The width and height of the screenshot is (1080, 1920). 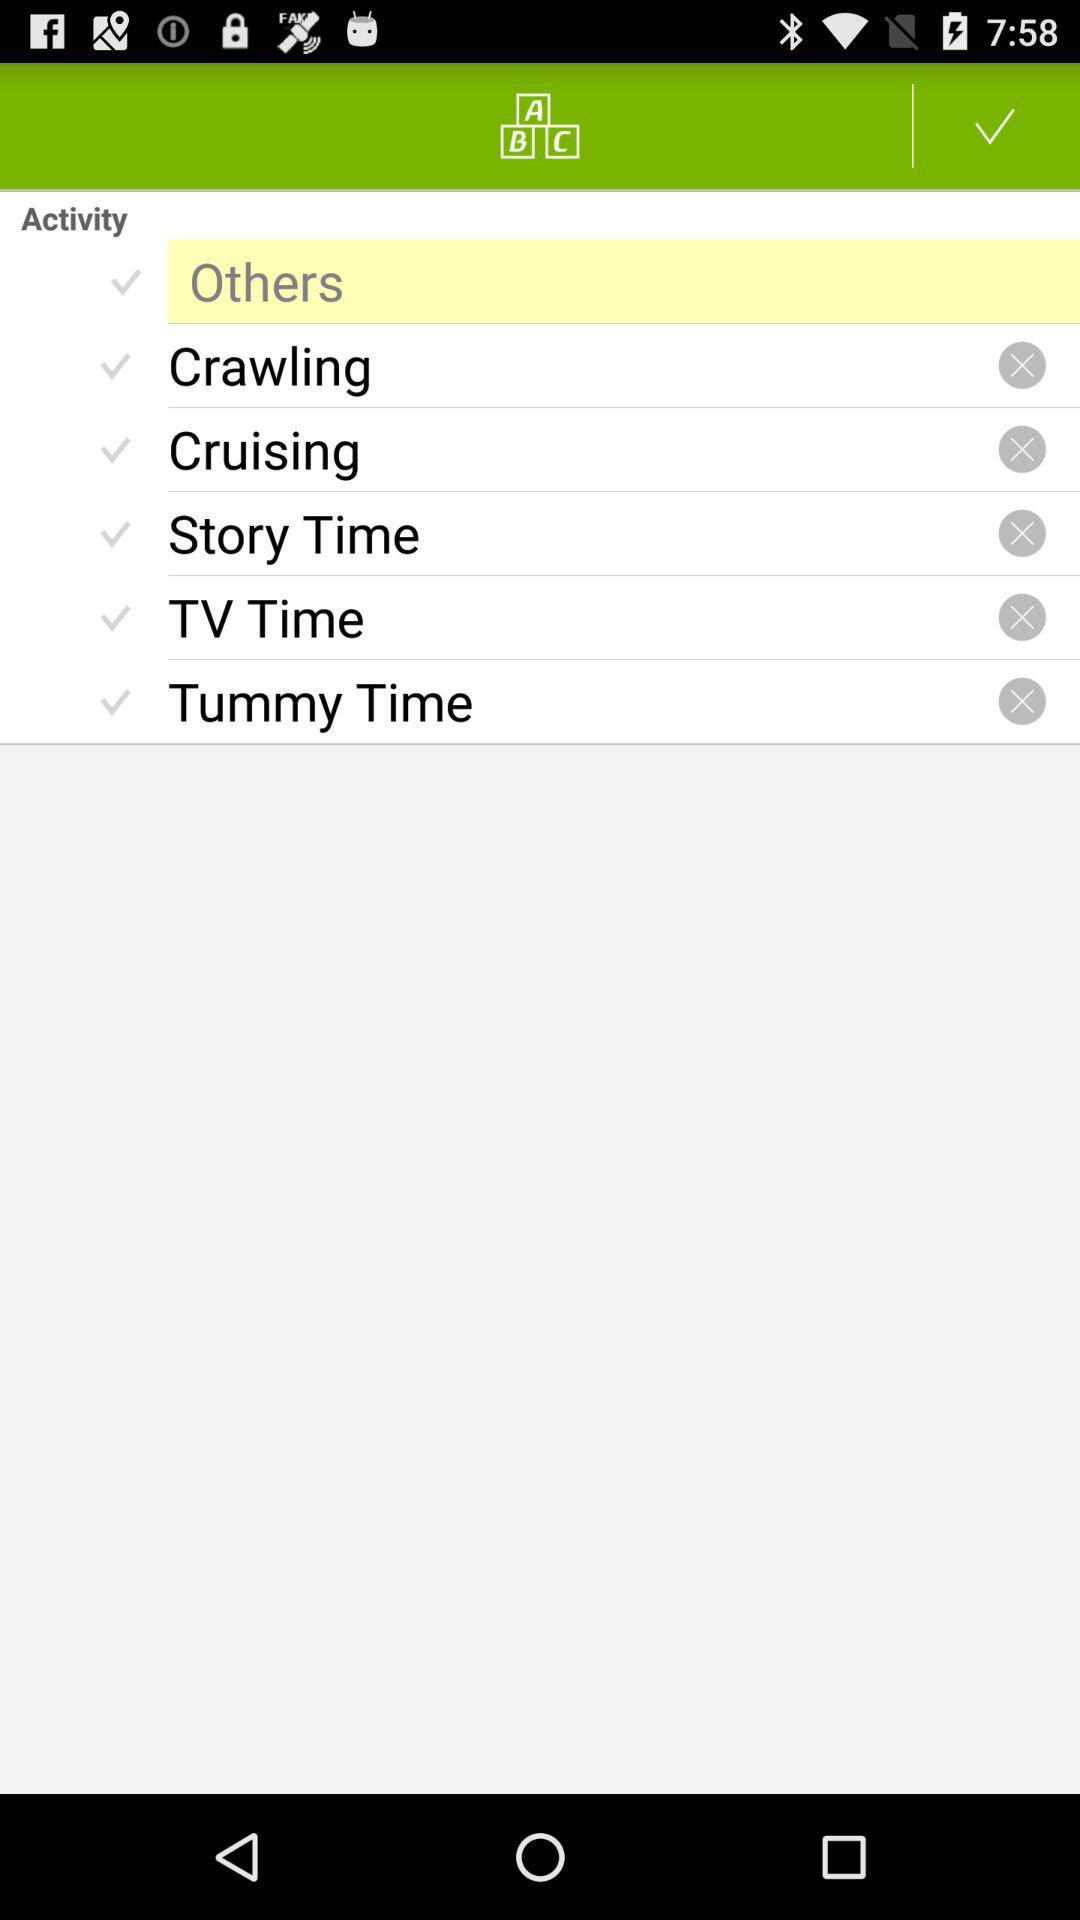 I want to click on delete activity, so click(x=1022, y=365).